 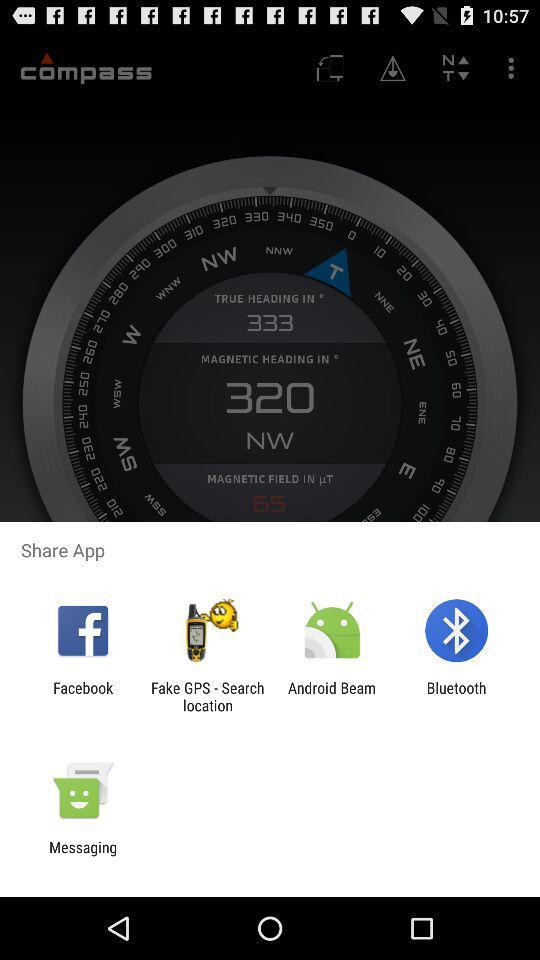 What do you see at coordinates (332, 696) in the screenshot?
I see `the app next to fake gps search` at bounding box center [332, 696].